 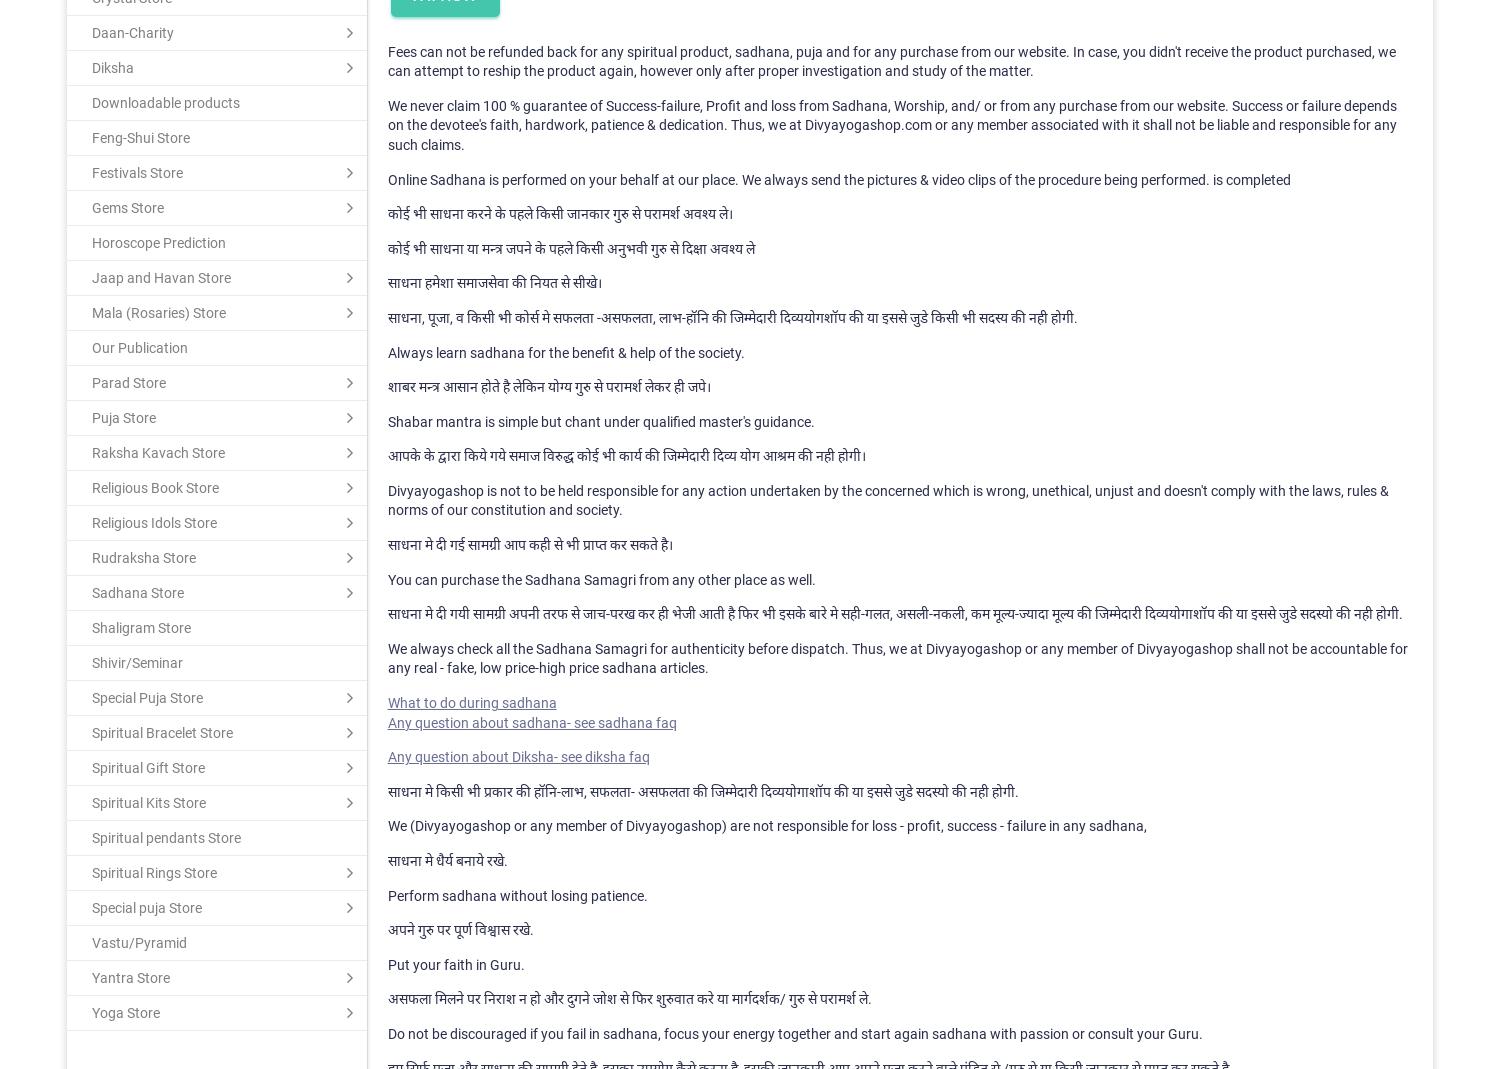 What do you see at coordinates (891, 60) in the screenshot?
I see `'Fees can not be refunded back for any spiritual product, sadhana, puja and for any purchase from our website. In case, you didn't receive the product purchased, we can attempt to reship the product again, however only after proper investigation and study of the matter.'` at bounding box center [891, 60].